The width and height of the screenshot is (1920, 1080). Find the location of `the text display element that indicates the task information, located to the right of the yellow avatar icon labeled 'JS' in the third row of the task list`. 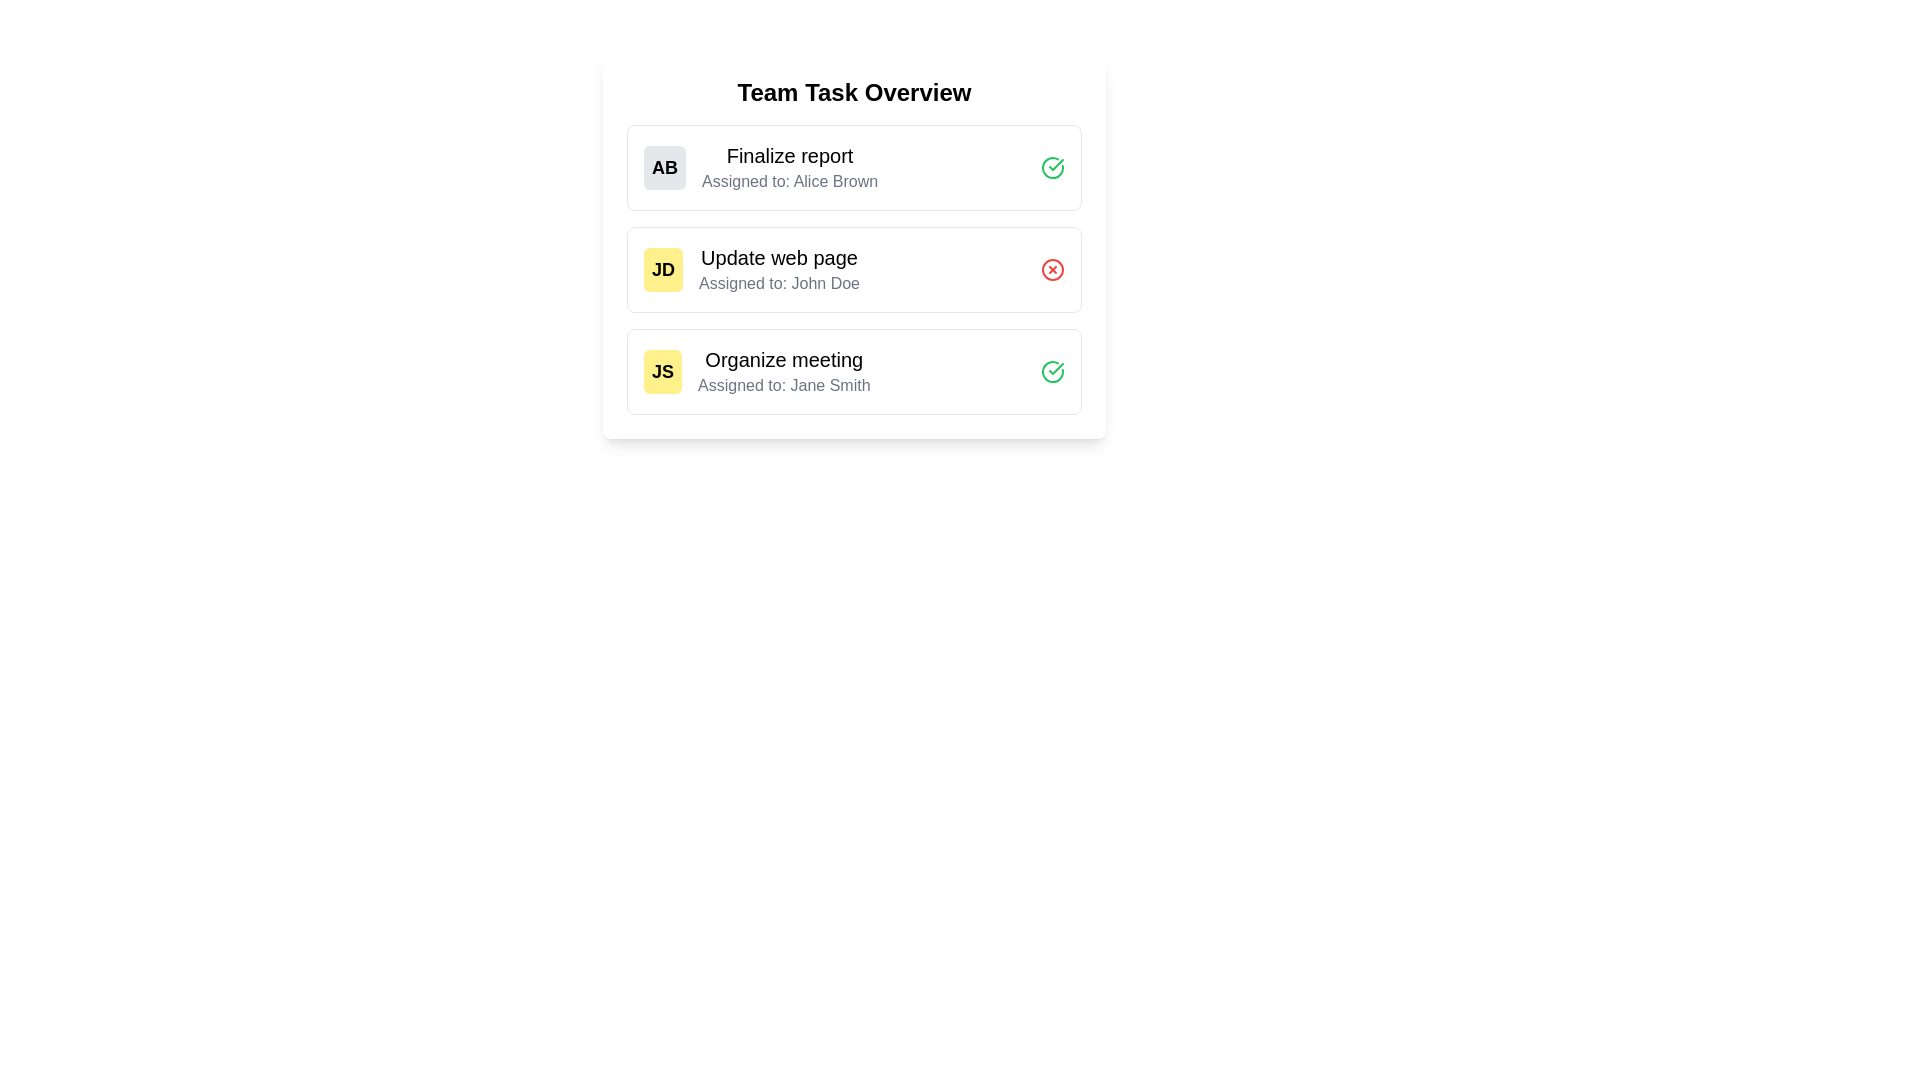

the text display element that indicates the task information, located to the right of the yellow avatar icon labeled 'JS' in the third row of the task list is located at coordinates (783, 371).